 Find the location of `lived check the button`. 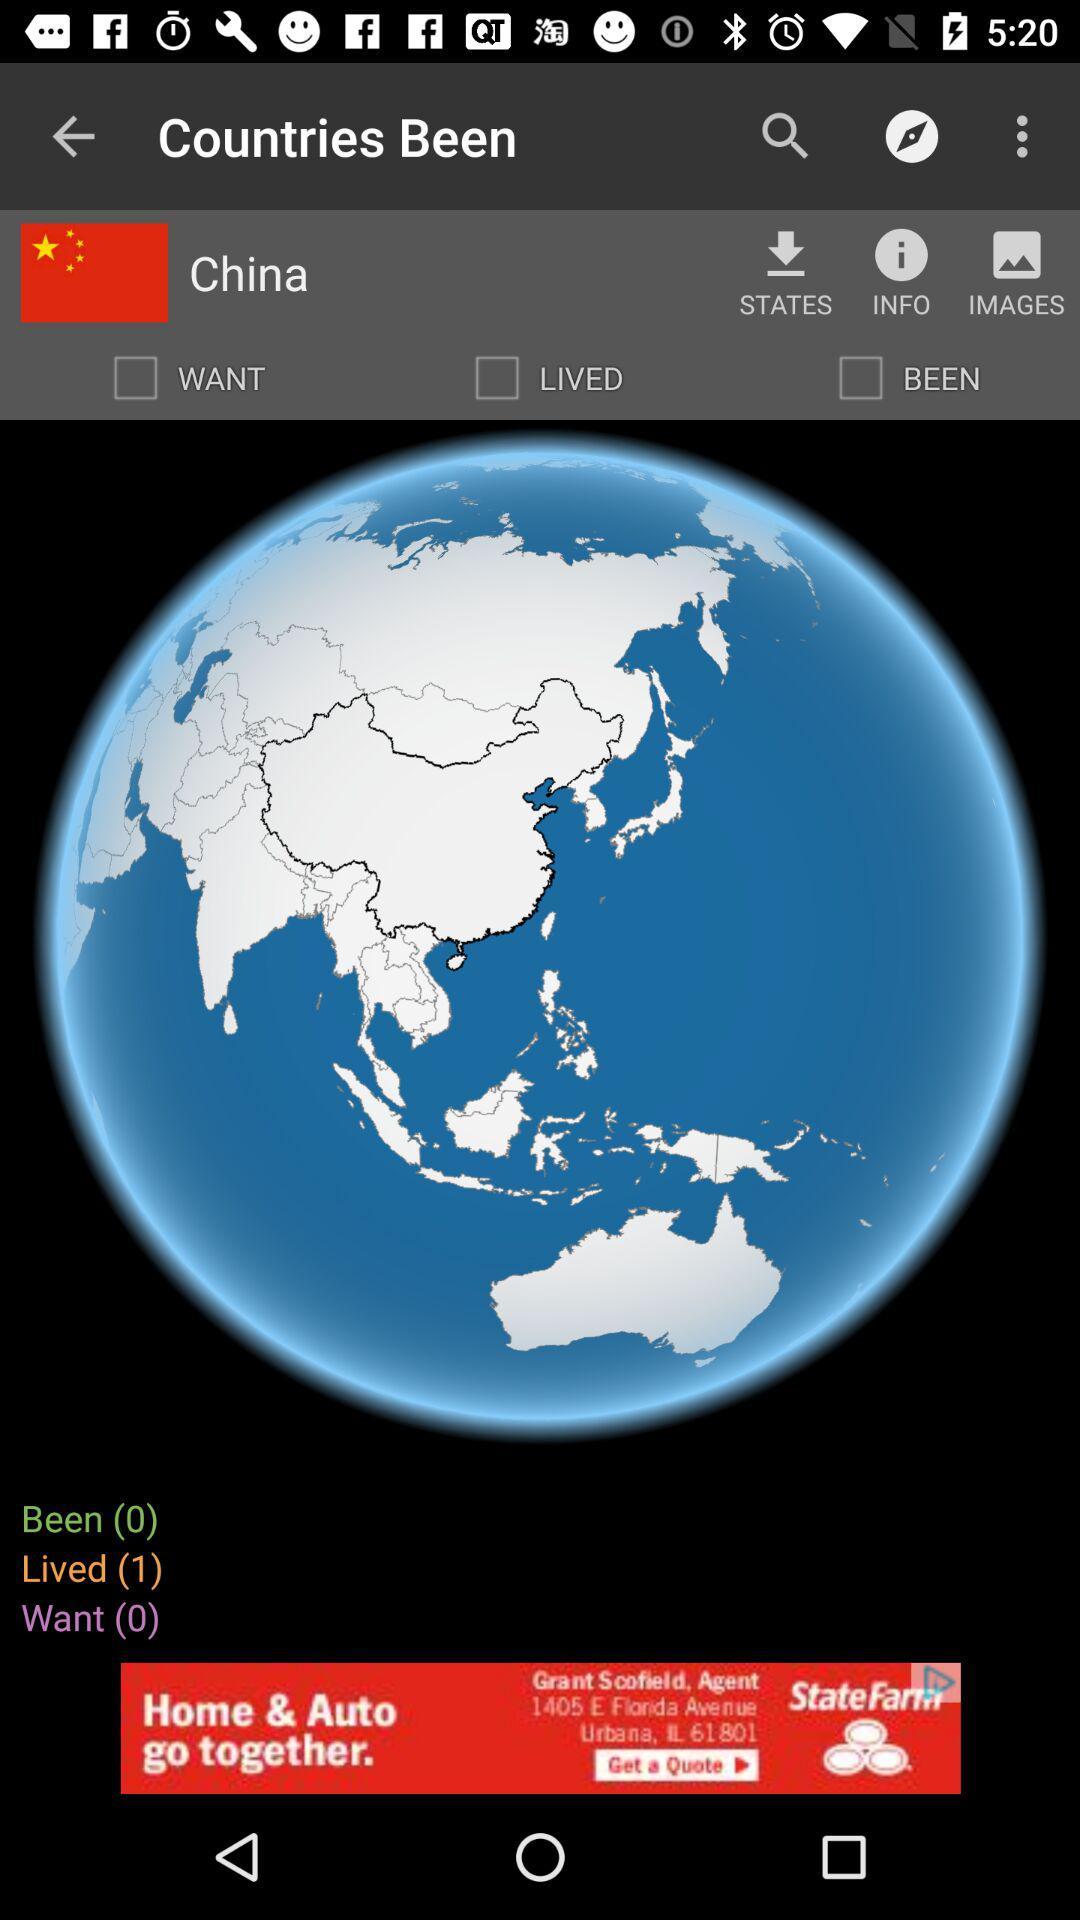

lived check the button is located at coordinates (496, 378).